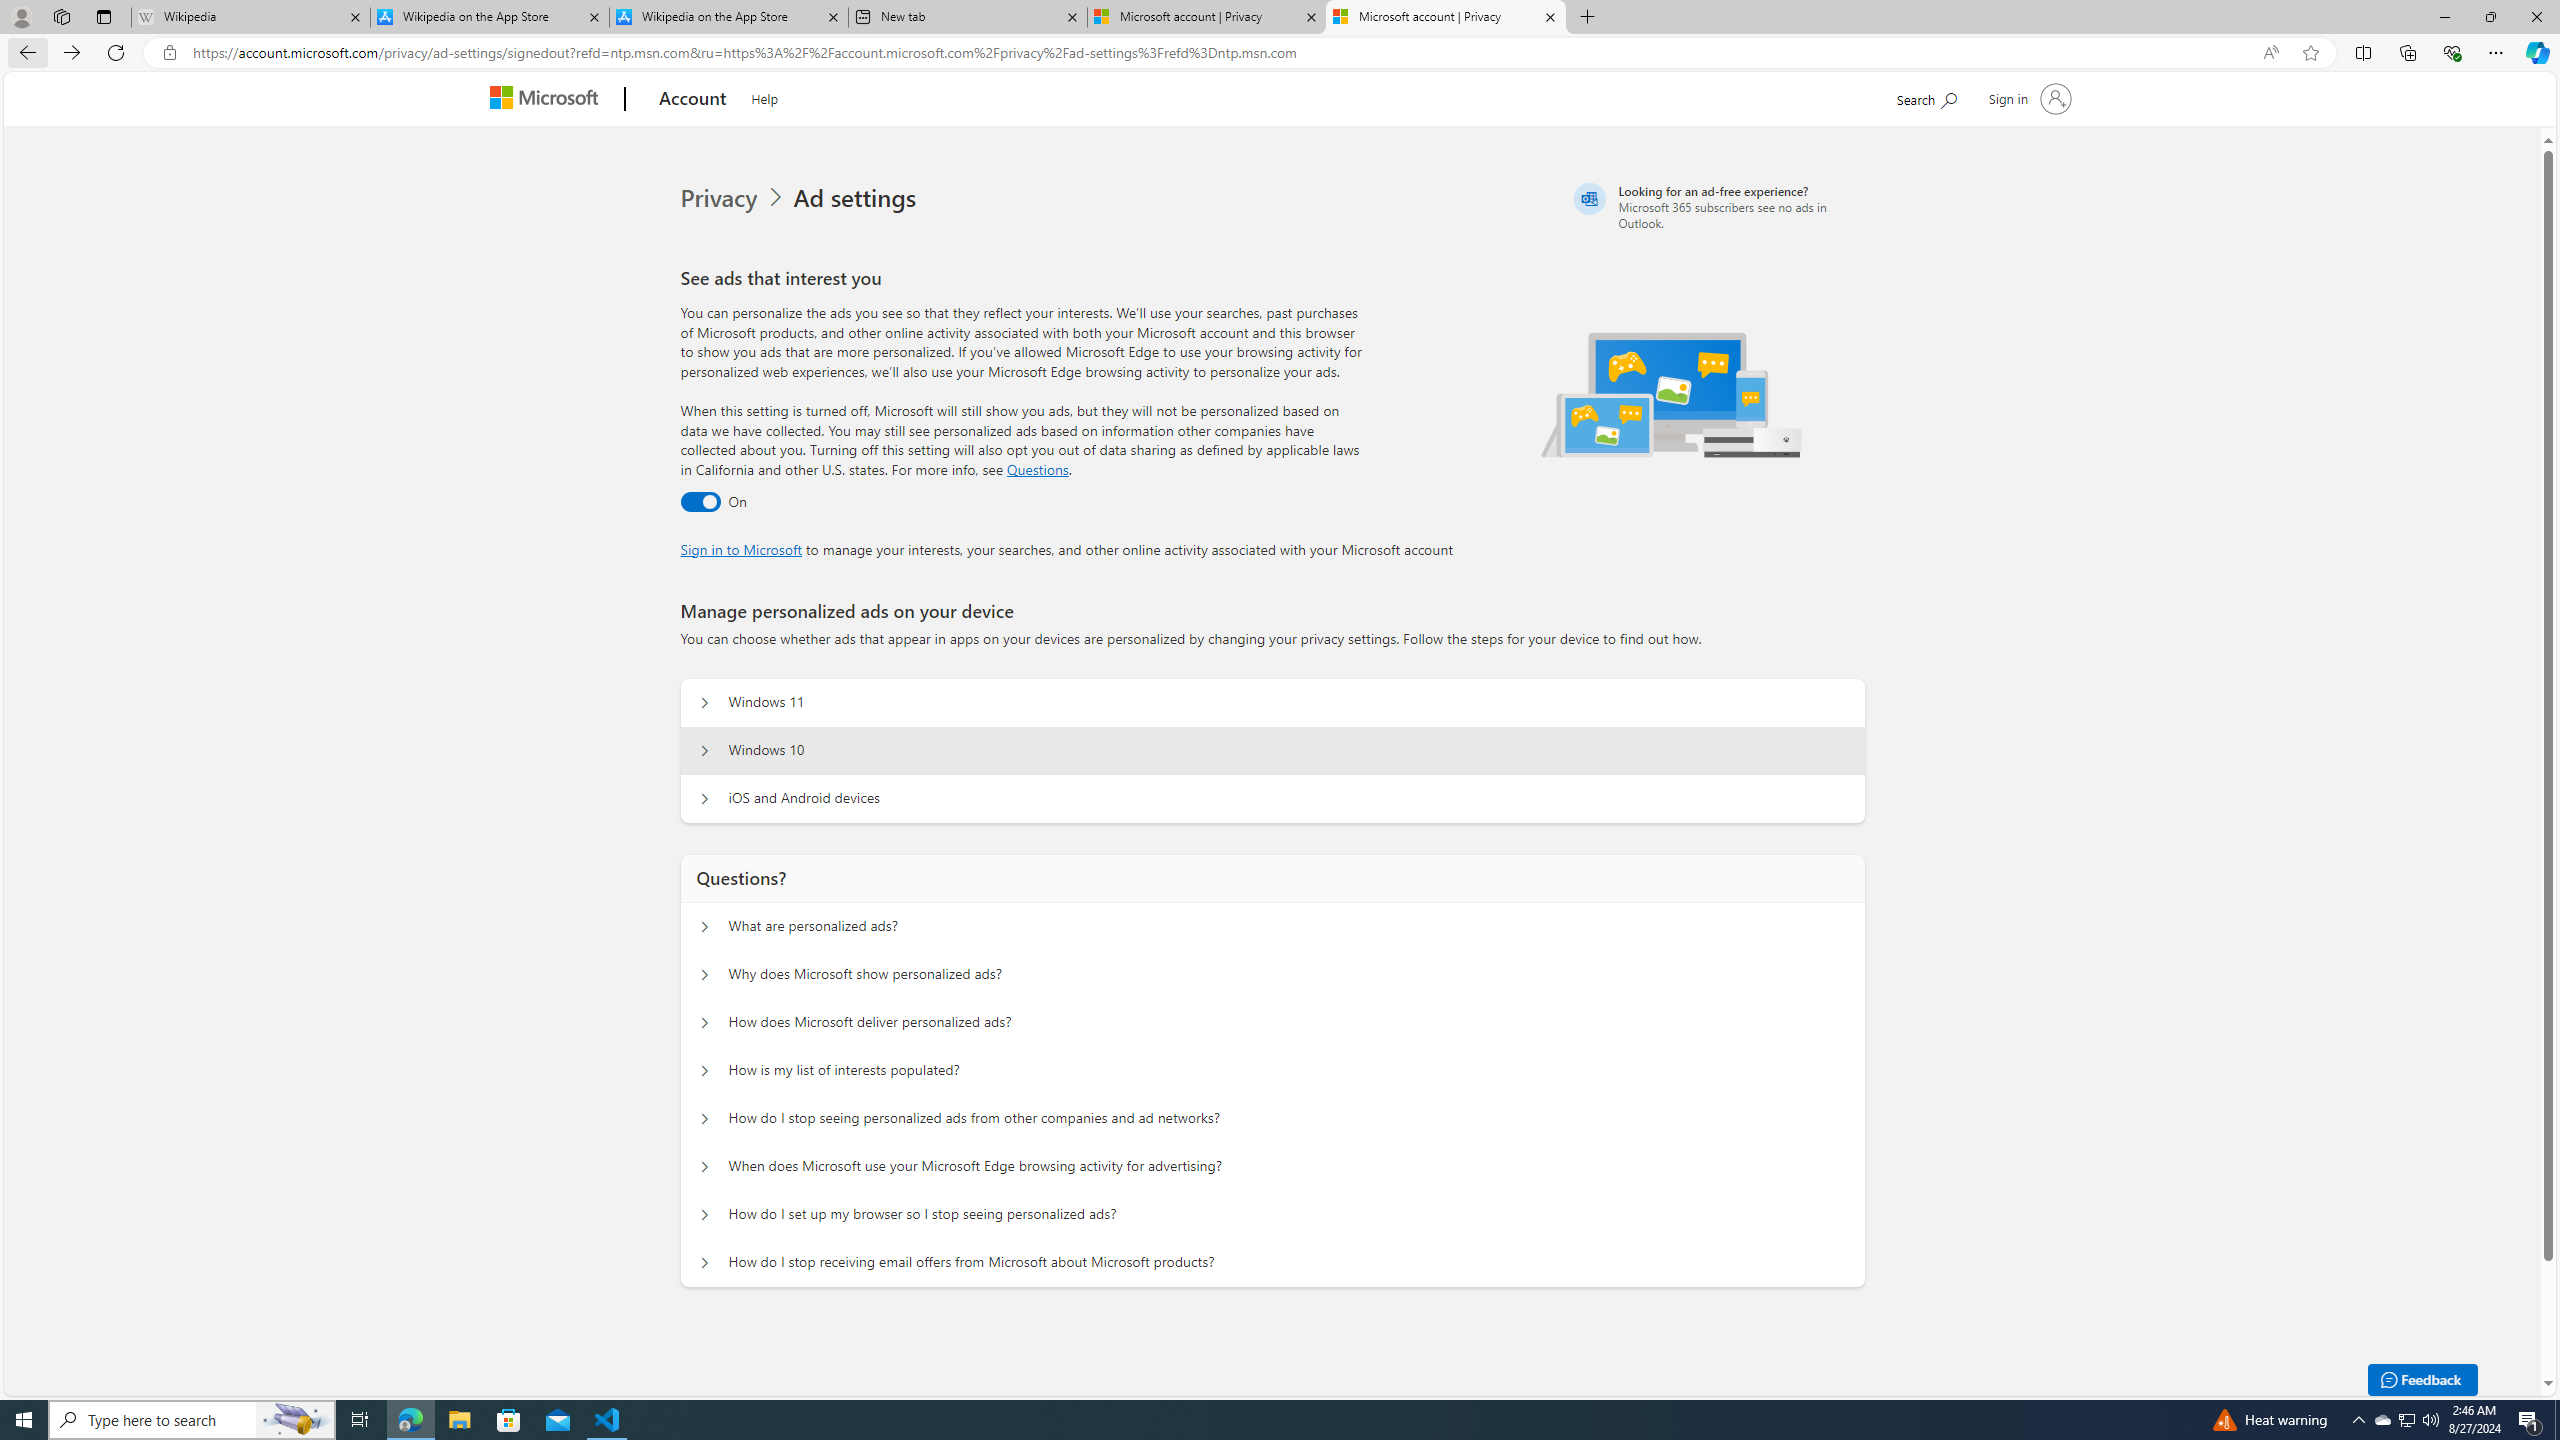 The height and width of the screenshot is (1440, 2560). Describe the element at coordinates (102, 16) in the screenshot. I see `'Tab actions menu'` at that location.